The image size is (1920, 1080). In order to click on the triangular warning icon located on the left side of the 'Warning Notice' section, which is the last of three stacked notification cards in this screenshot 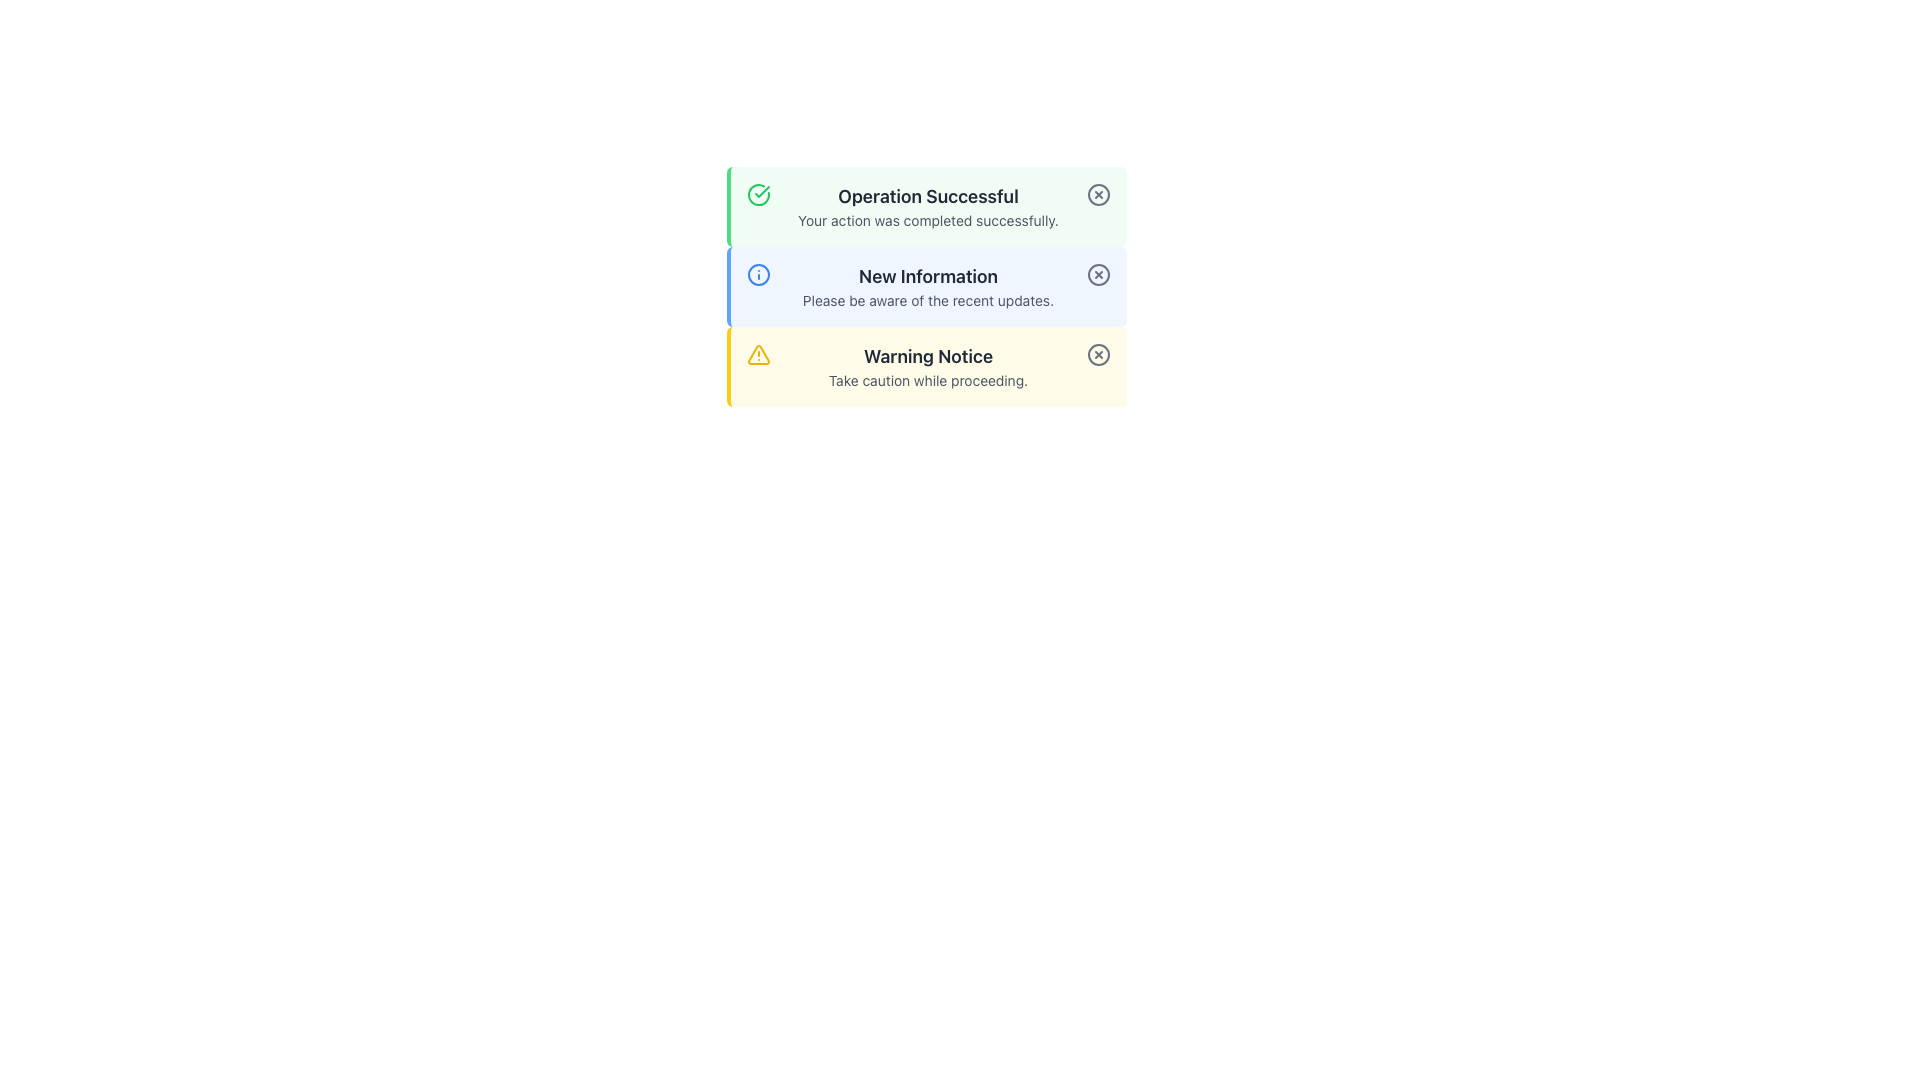, I will do `click(757, 353)`.